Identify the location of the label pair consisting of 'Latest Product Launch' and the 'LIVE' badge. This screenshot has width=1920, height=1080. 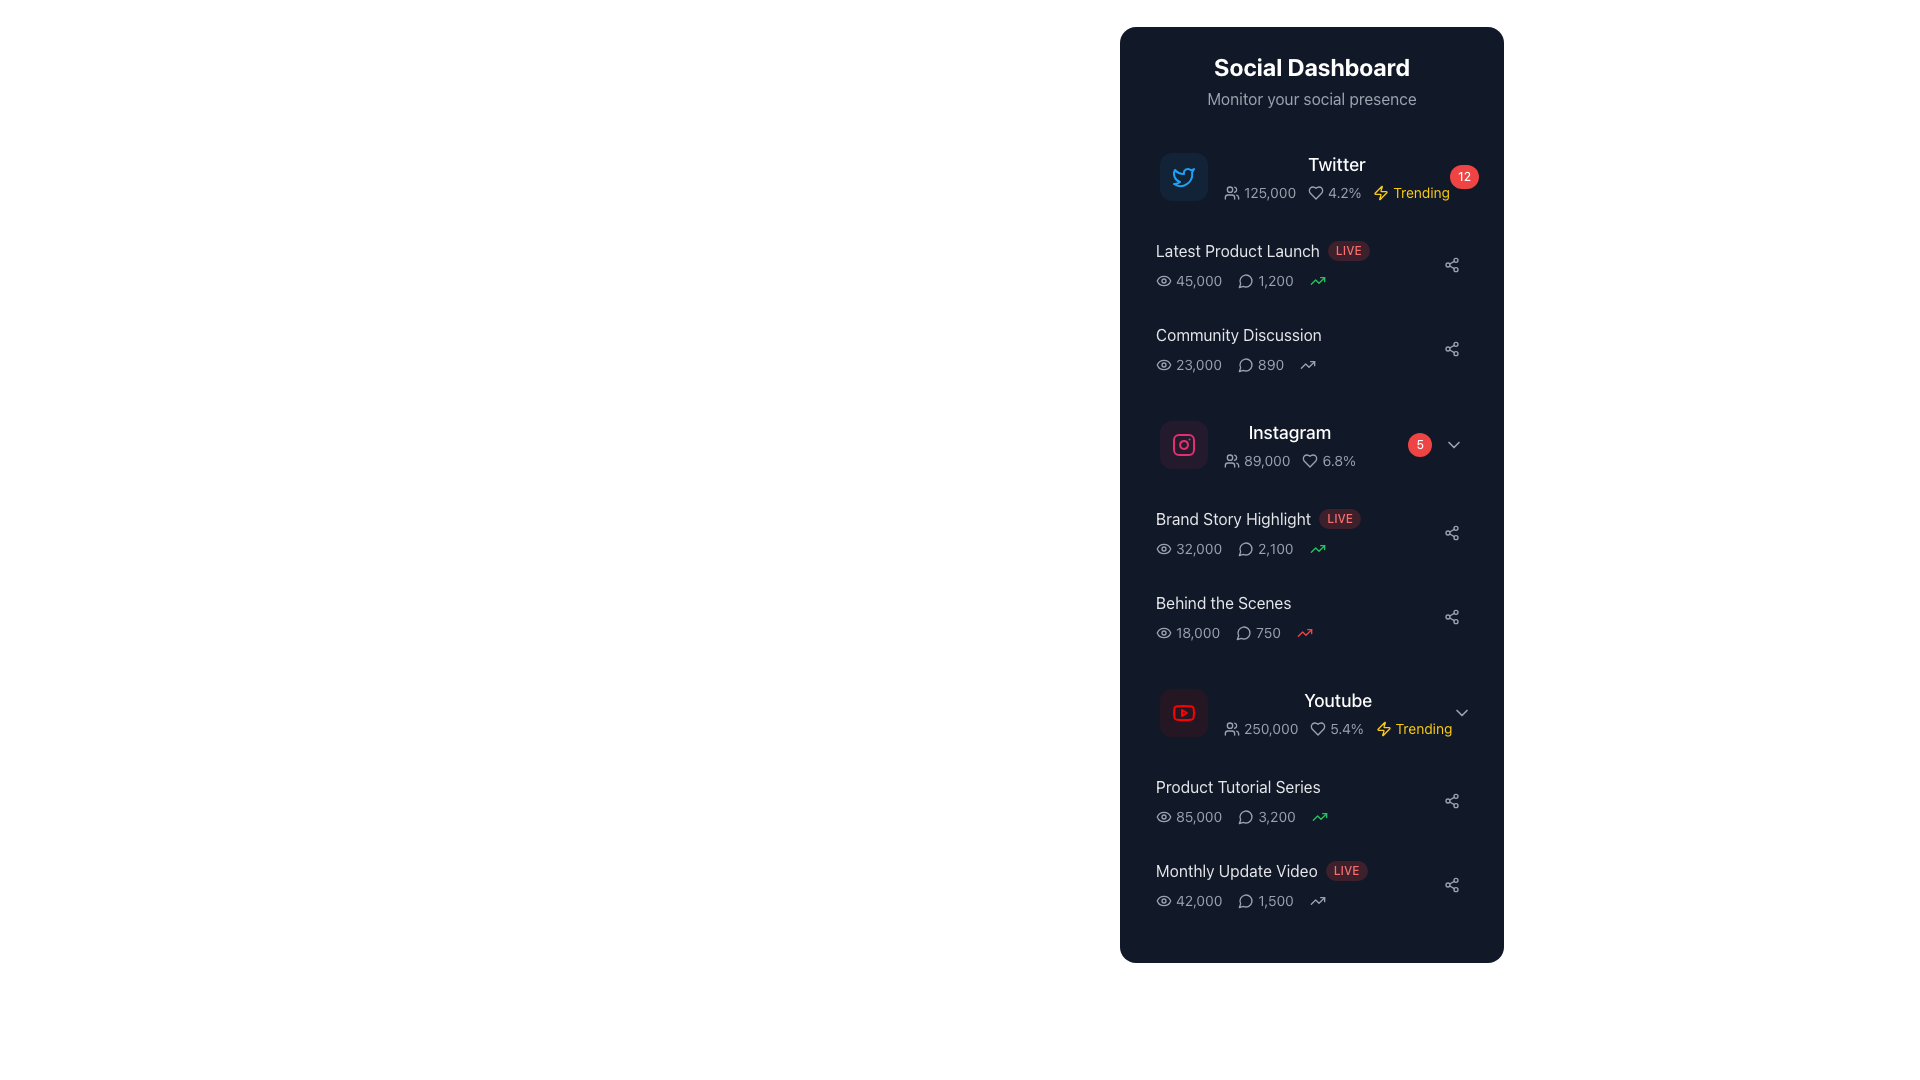
(1296, 249).